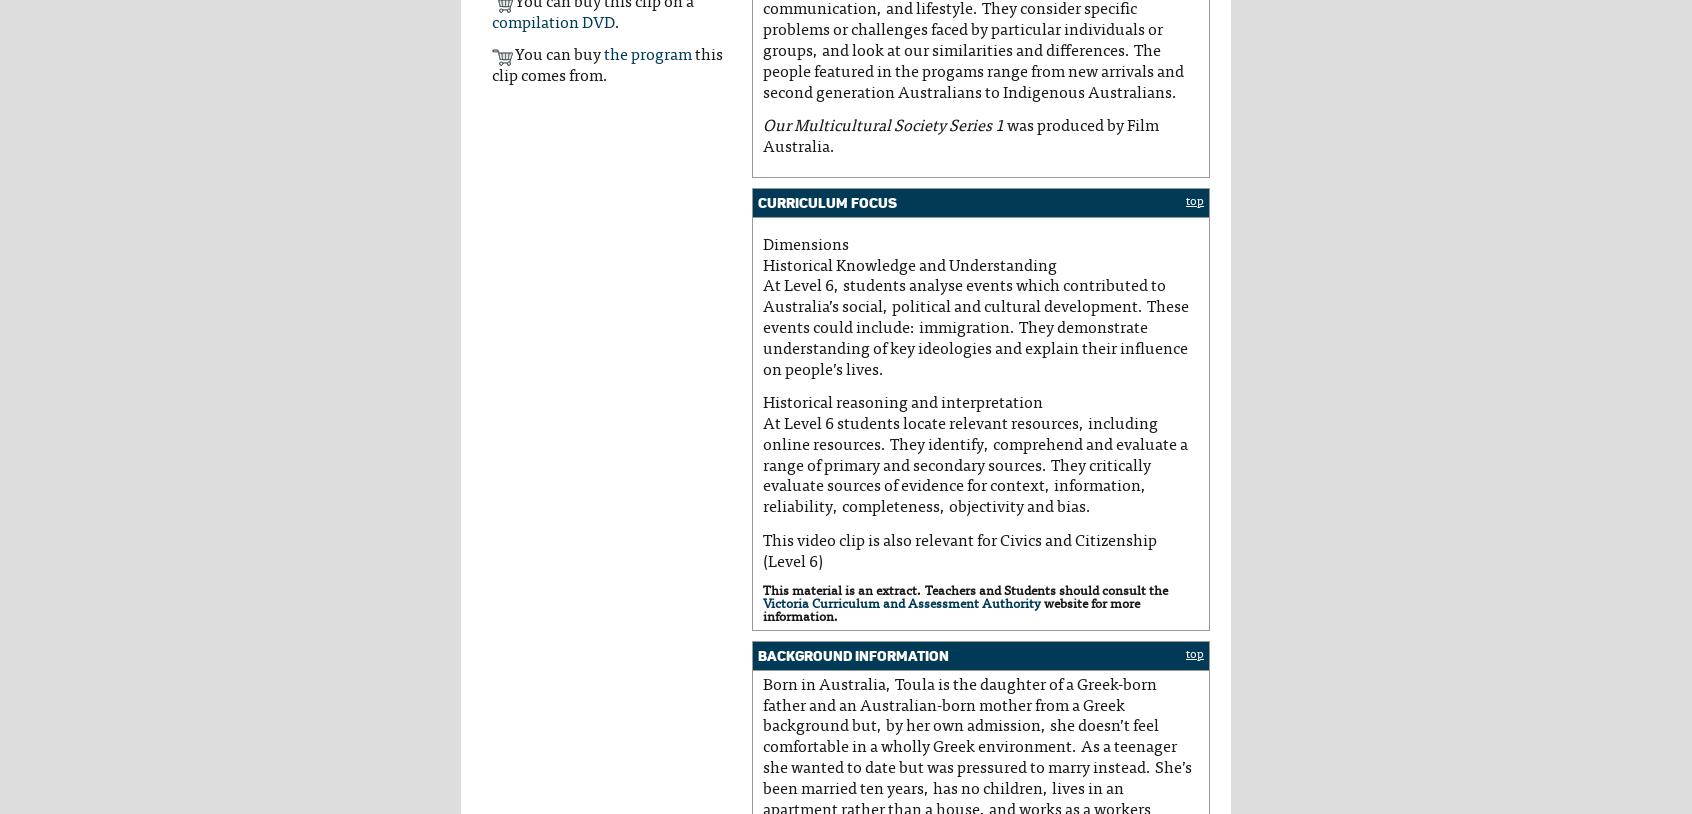  What do you see at coordinates (960, 550) in the screenshot?
I see `'This video clip is also relevant for Civics and Citizenship (Level 6)'` at bounding box center [960, 550].